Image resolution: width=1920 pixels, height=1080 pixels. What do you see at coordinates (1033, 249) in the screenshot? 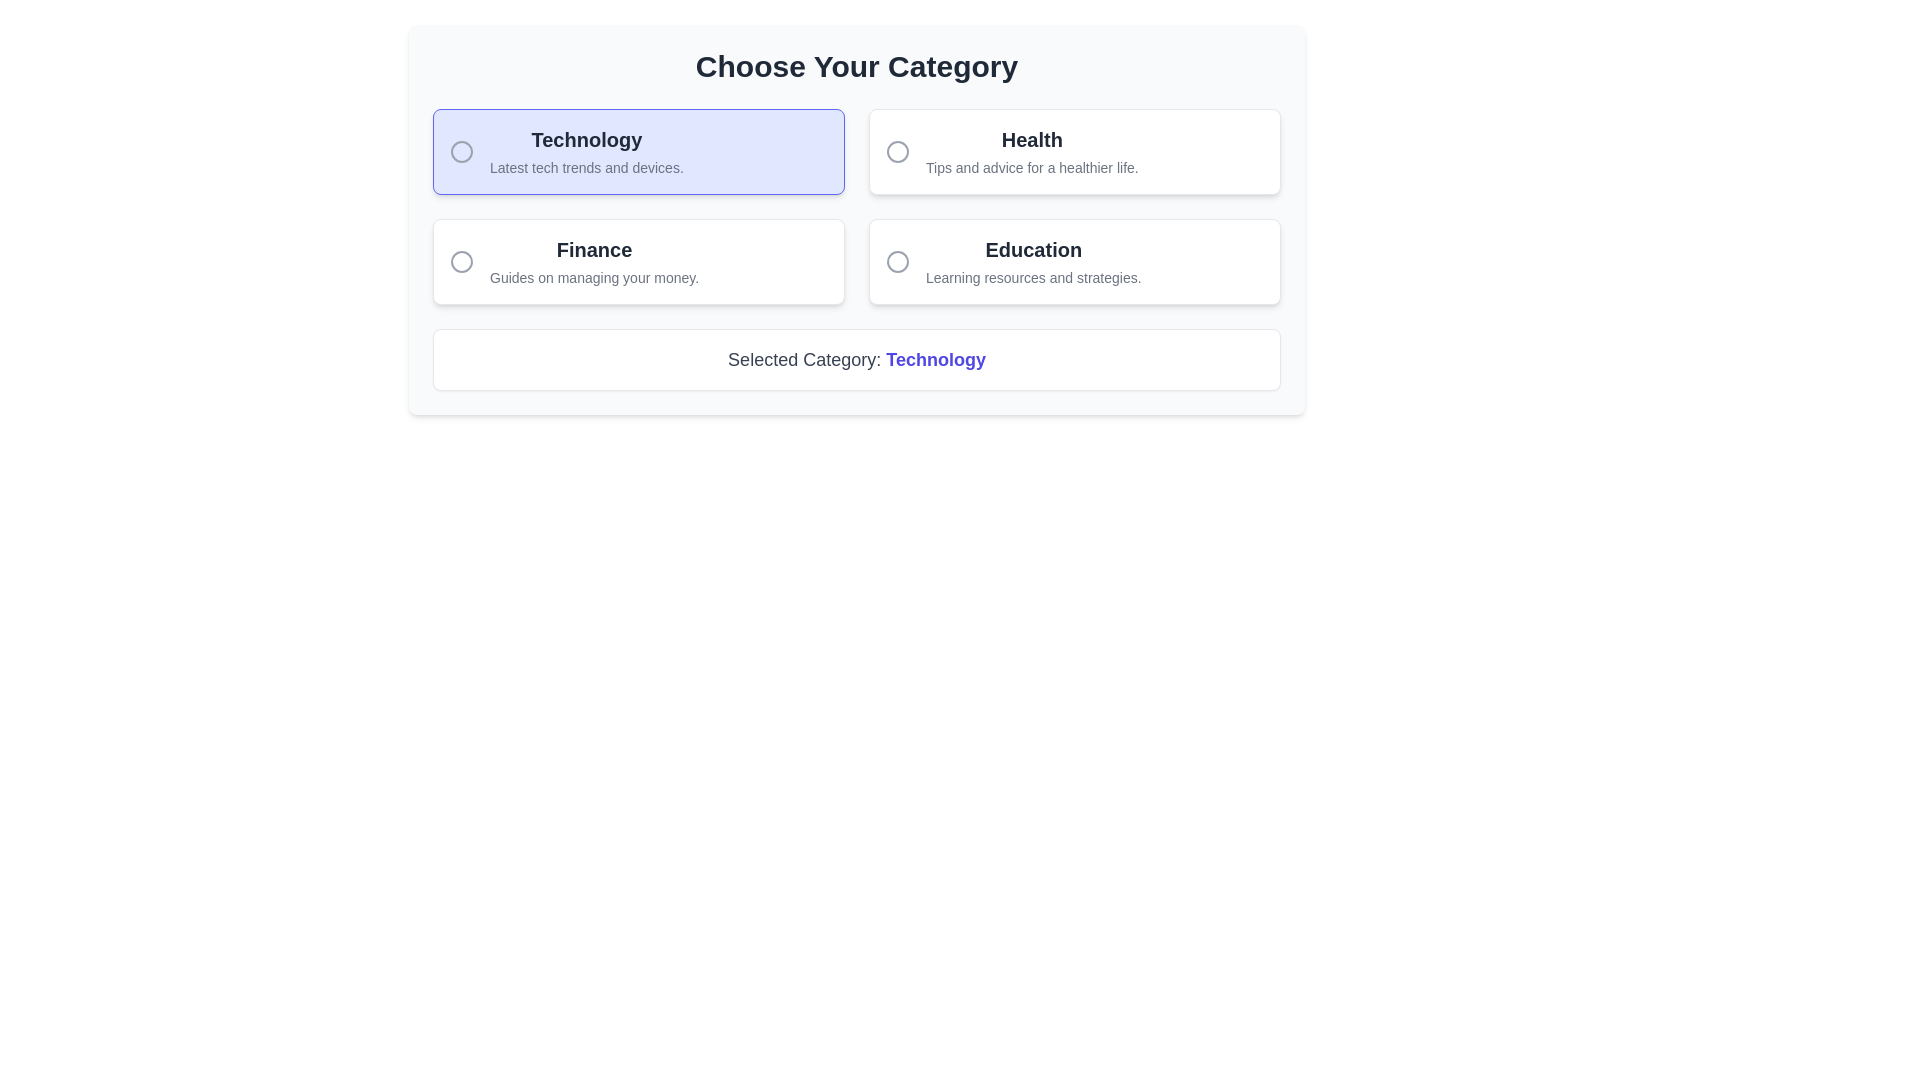
I see `the 'Education' text label, which serves as the title for a selectable category option in the bottom-right quadrant of the interface` at bounding box center [1033, 249].